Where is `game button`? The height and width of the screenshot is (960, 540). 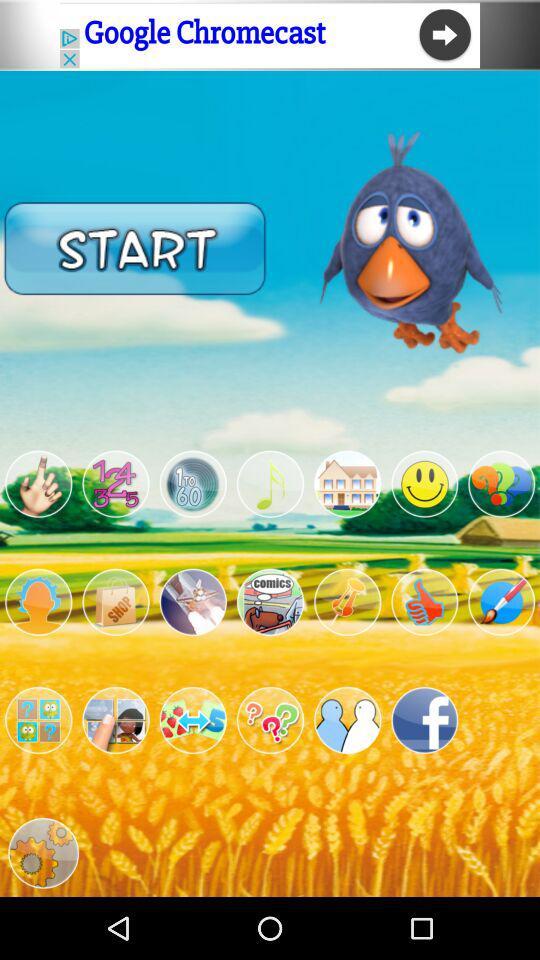
game button is located at coordinates (38, 720).